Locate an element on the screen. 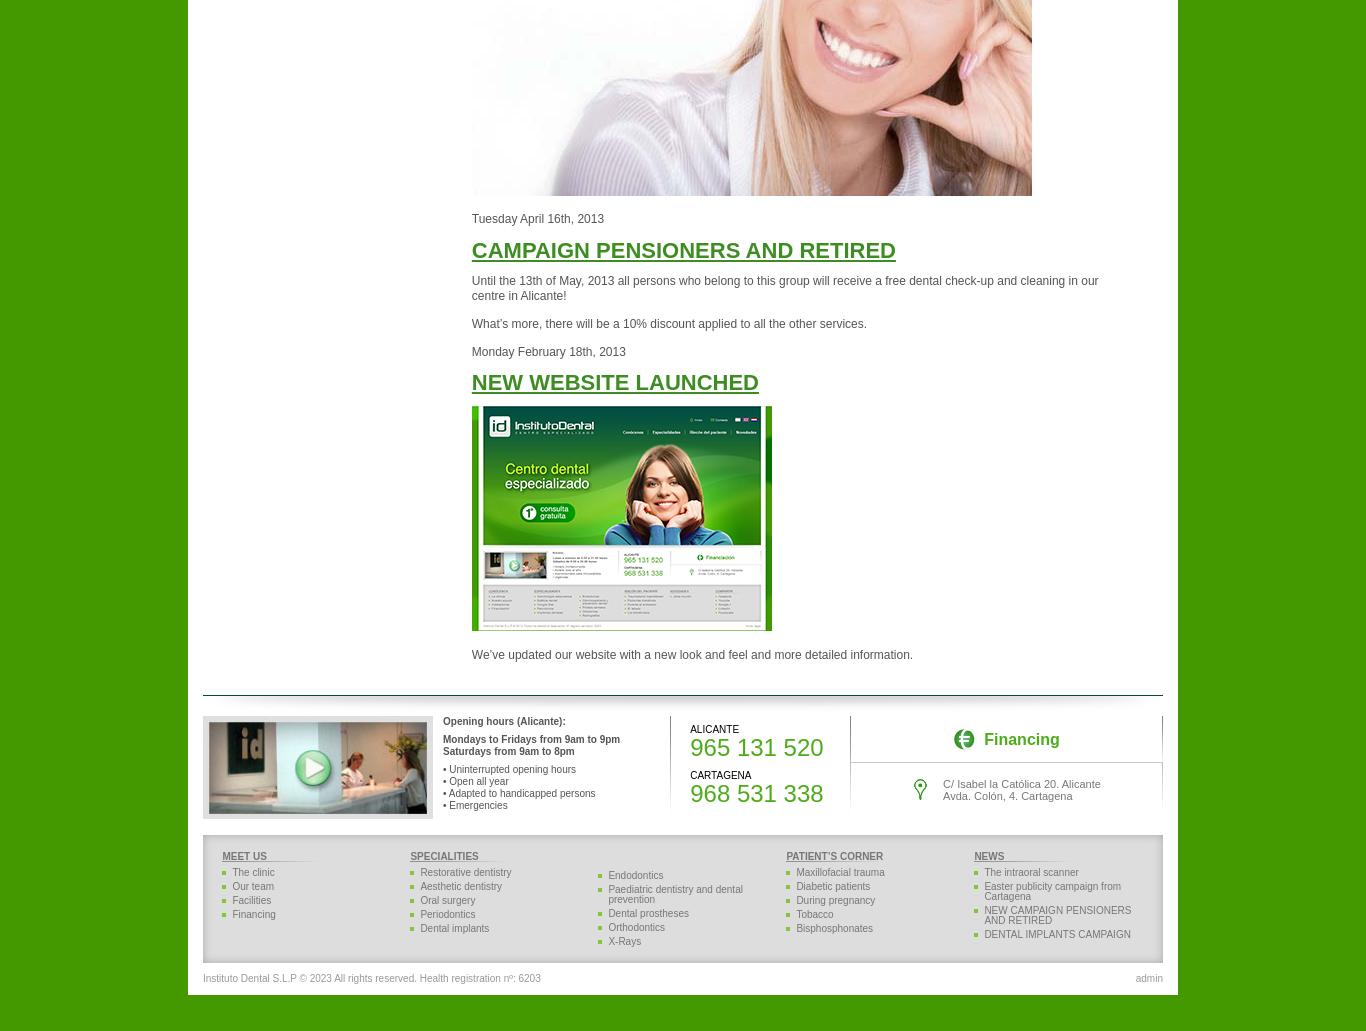  'Diabetic patients' is located at coordinates (831, 886).